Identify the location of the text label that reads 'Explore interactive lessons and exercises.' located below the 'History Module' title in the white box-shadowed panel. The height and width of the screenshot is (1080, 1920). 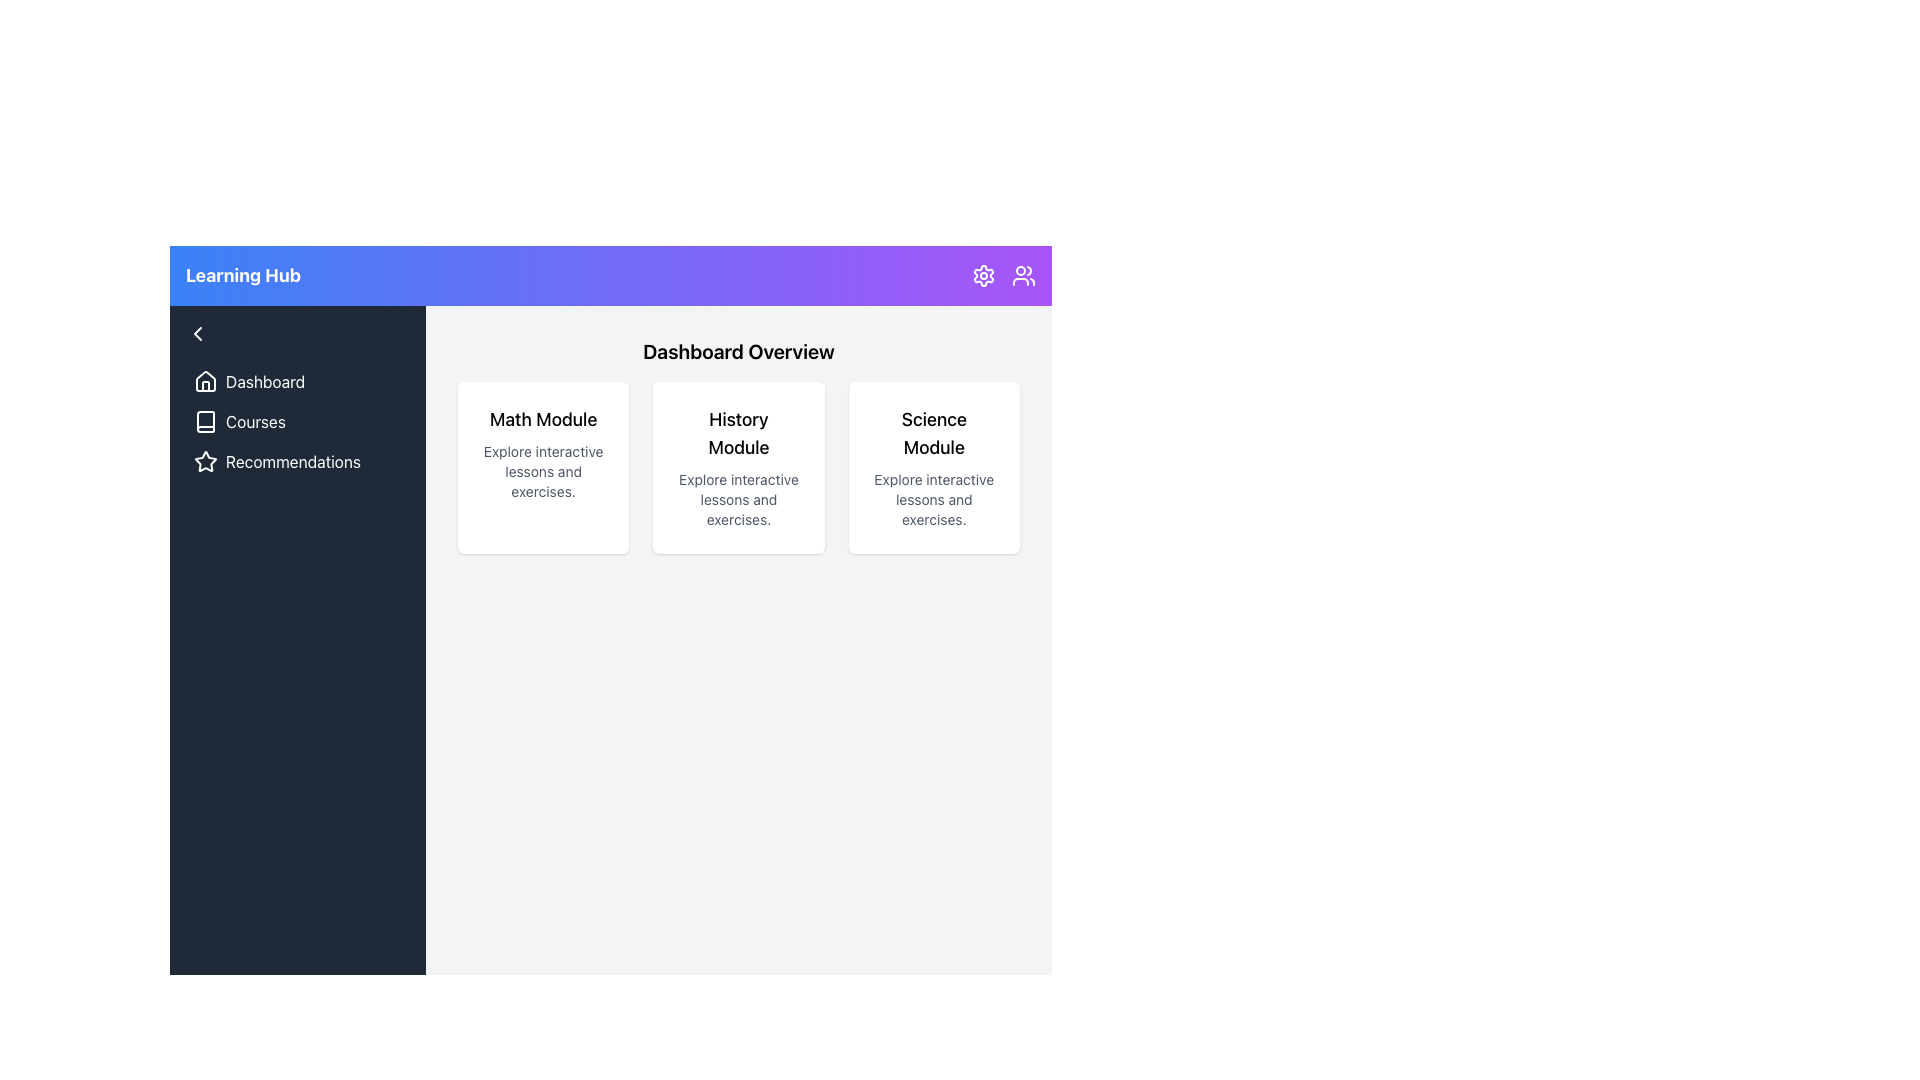
(738, 499).